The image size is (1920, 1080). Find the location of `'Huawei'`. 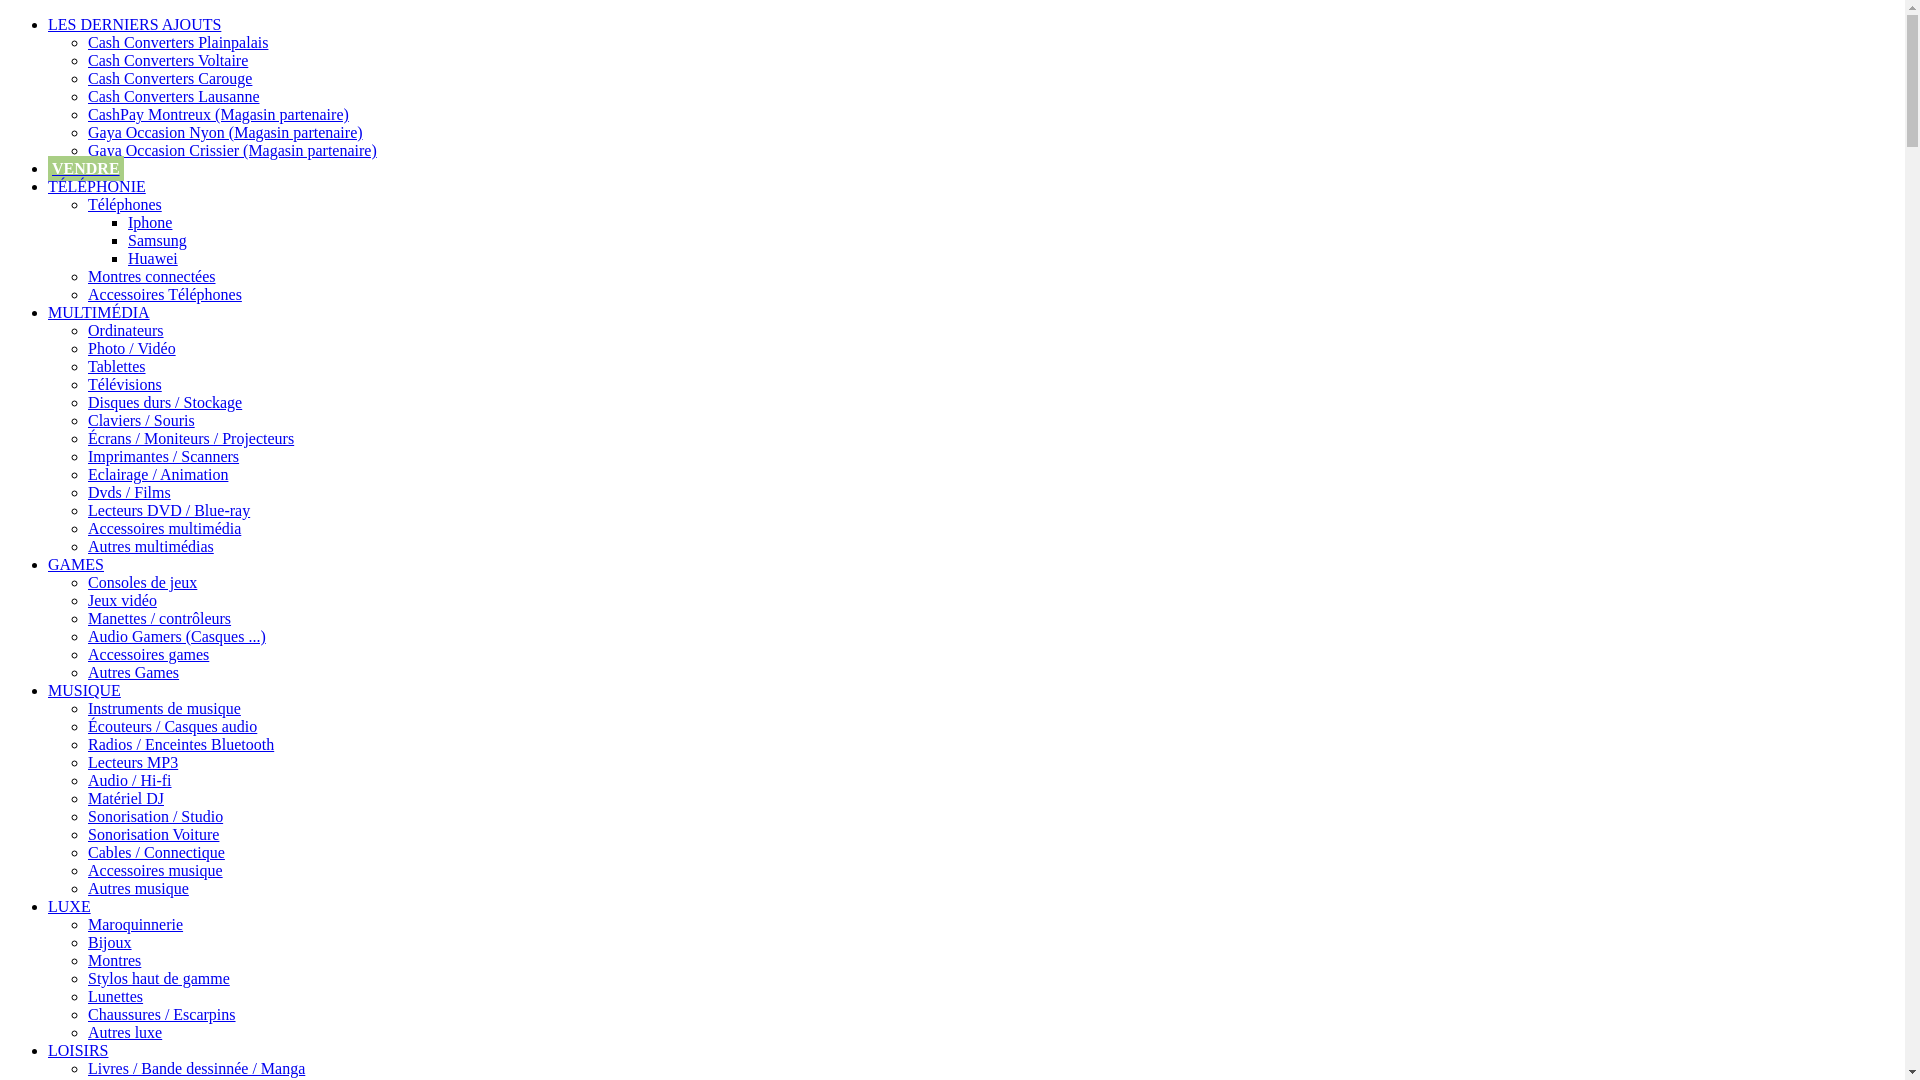

'Huawei' is located at coordinates (152, 257).